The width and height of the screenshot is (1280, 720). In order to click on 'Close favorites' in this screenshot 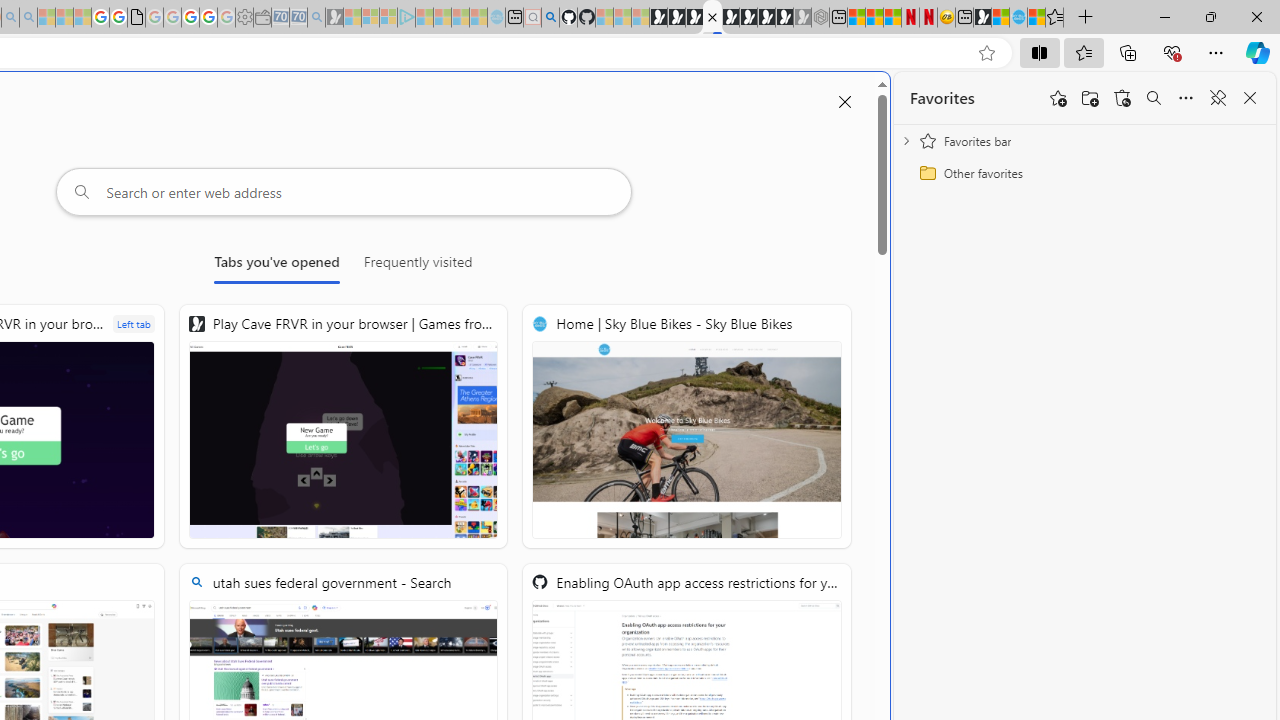, I will do `click(1249, 98)`.